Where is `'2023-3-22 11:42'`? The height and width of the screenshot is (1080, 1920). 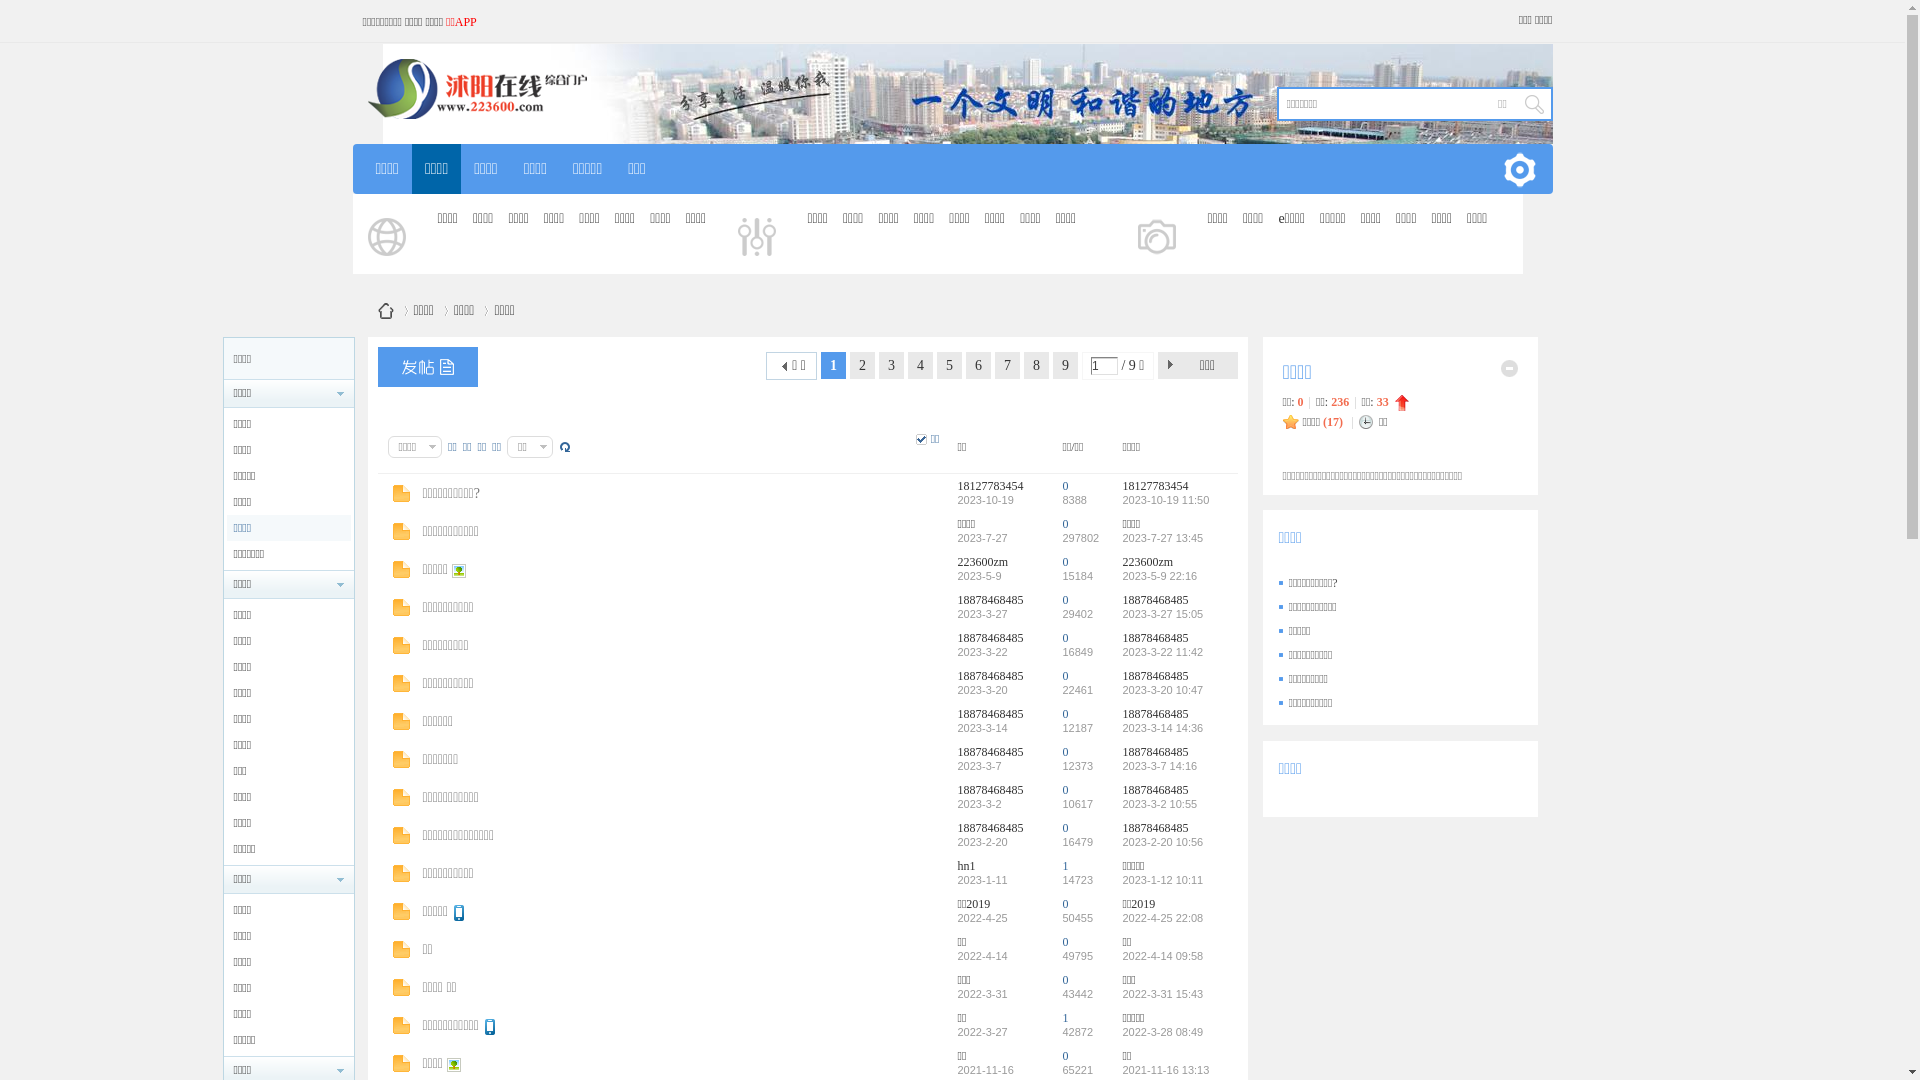
'2023-3-22 11:42' is located at coordinates (1122, 651).